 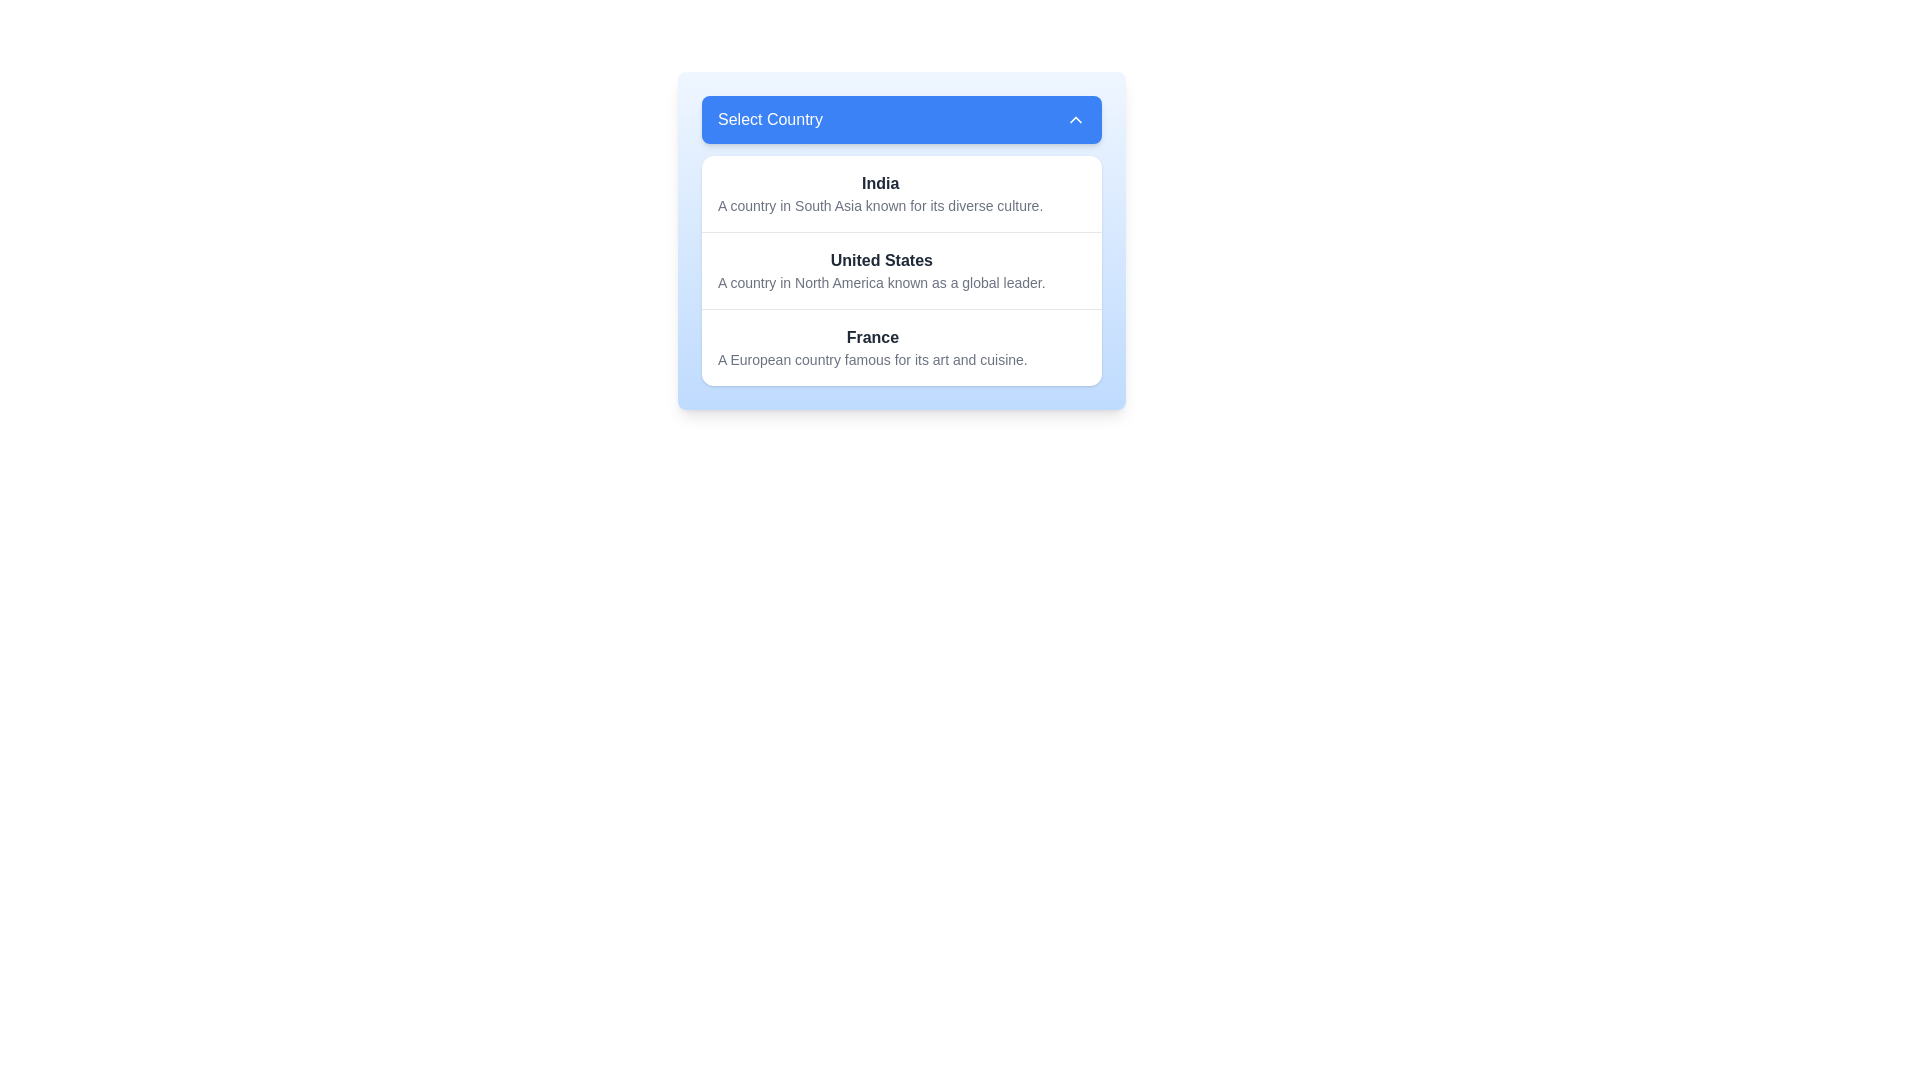 I want to click on descriptive text label located directly below the 'United States' option in the 'Select Country' dropdown menu, so click(x=880, y=282).